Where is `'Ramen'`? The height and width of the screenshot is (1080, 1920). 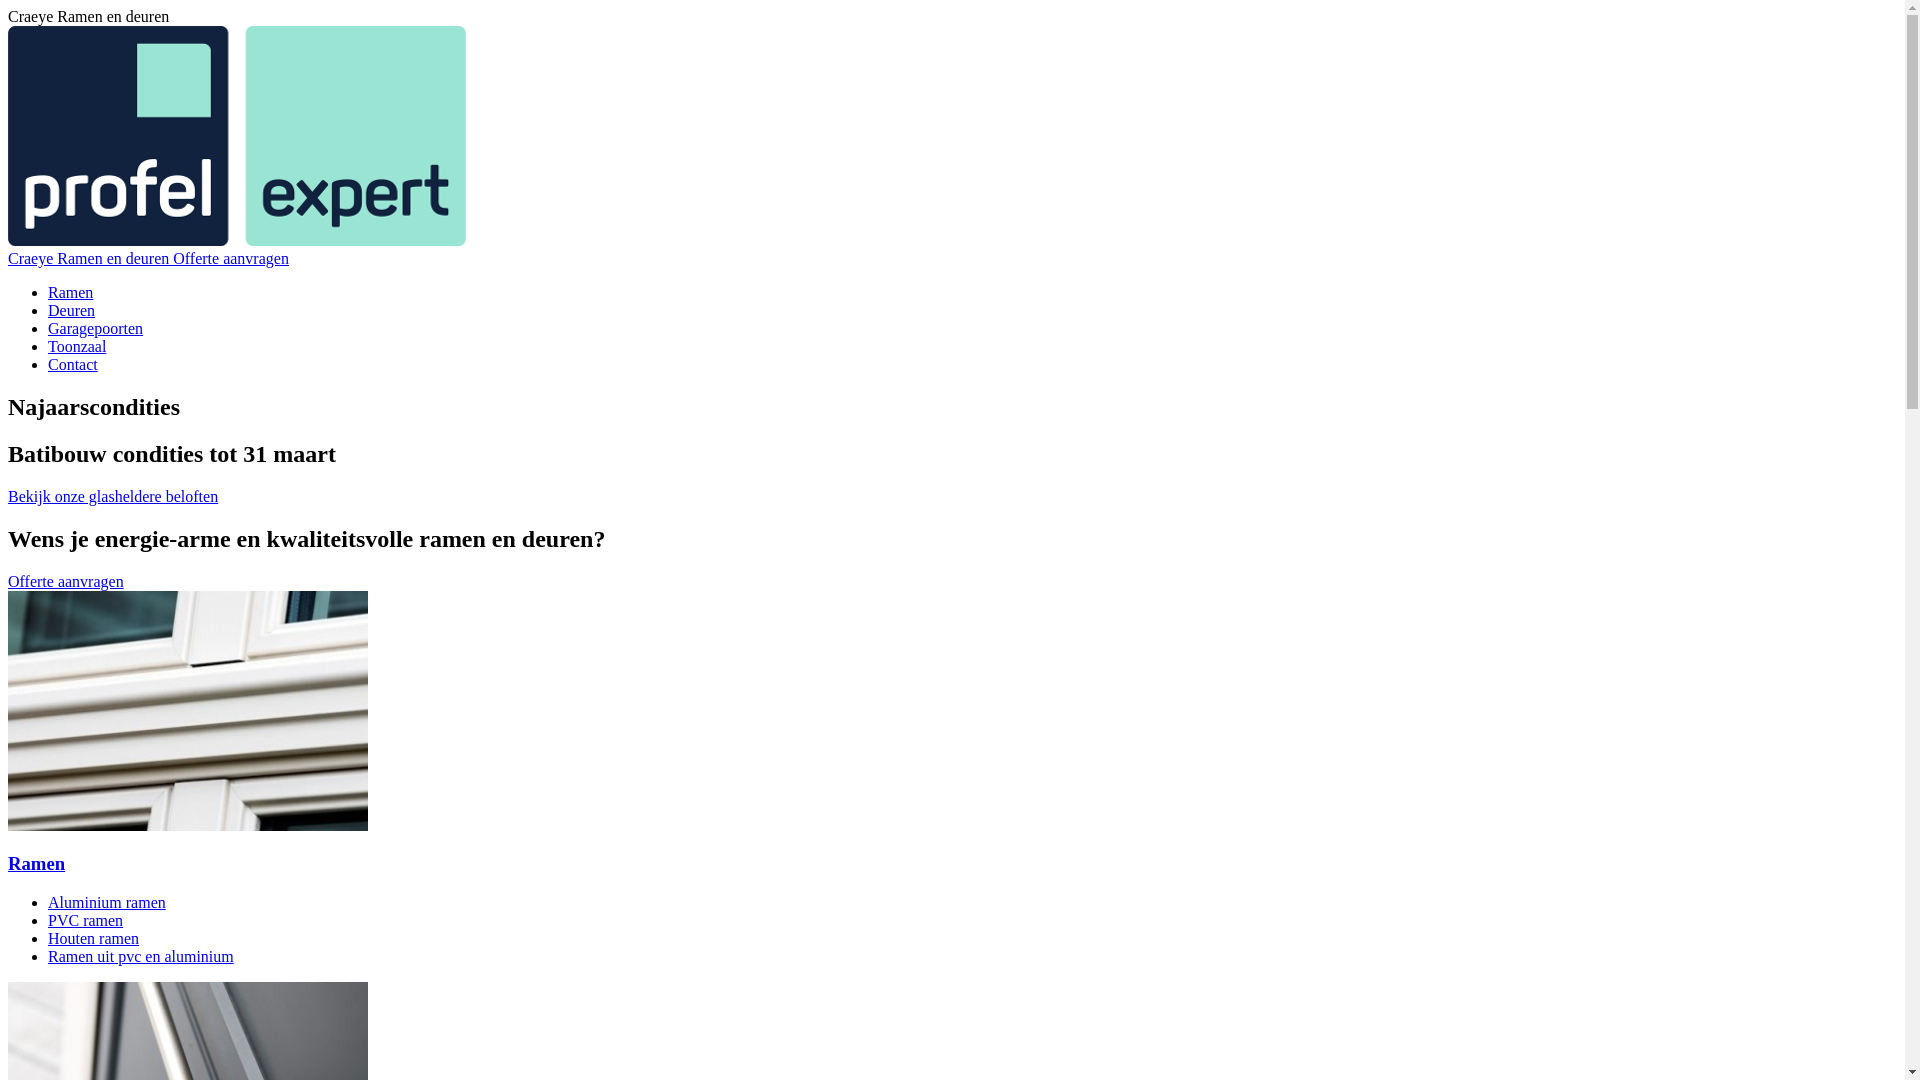 'Ramen' is located at coordinates (70, 292).